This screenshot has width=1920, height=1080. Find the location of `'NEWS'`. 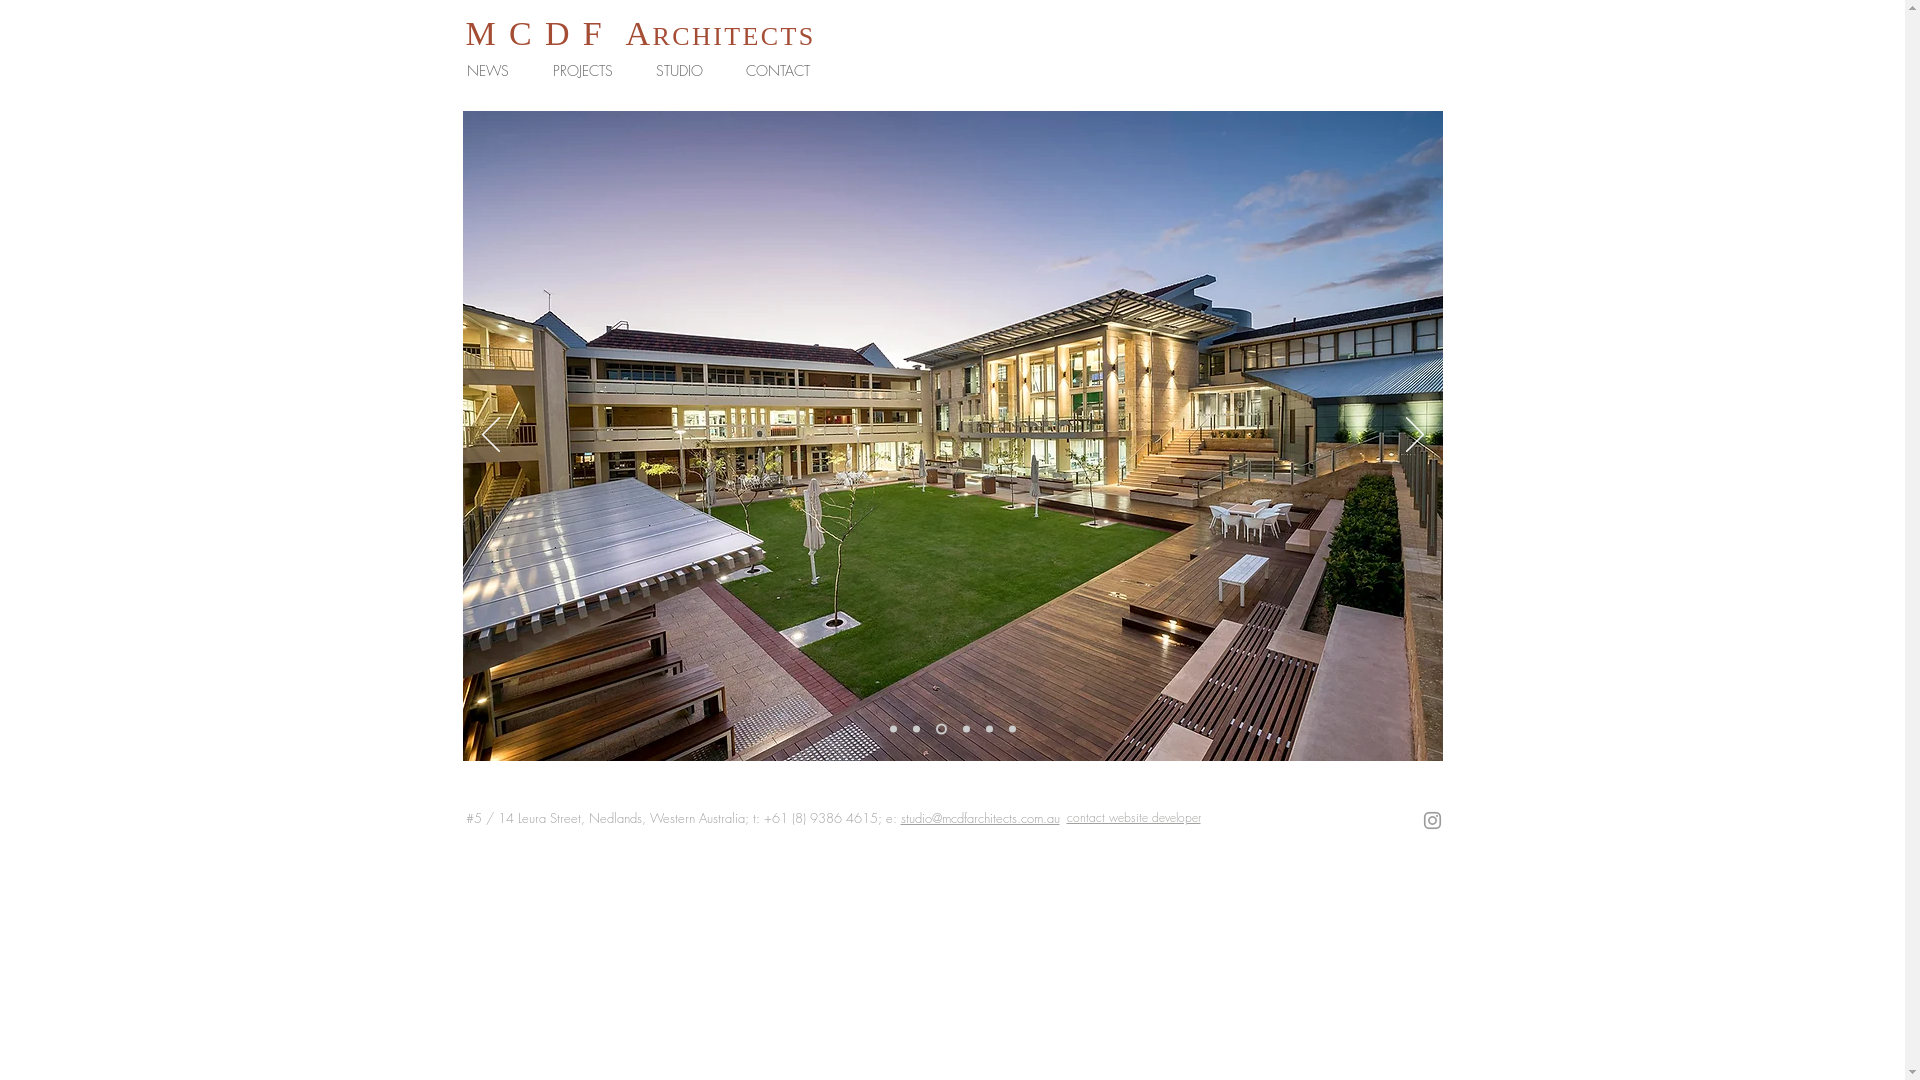

'NEWS' is located at coordinates (494, 69).